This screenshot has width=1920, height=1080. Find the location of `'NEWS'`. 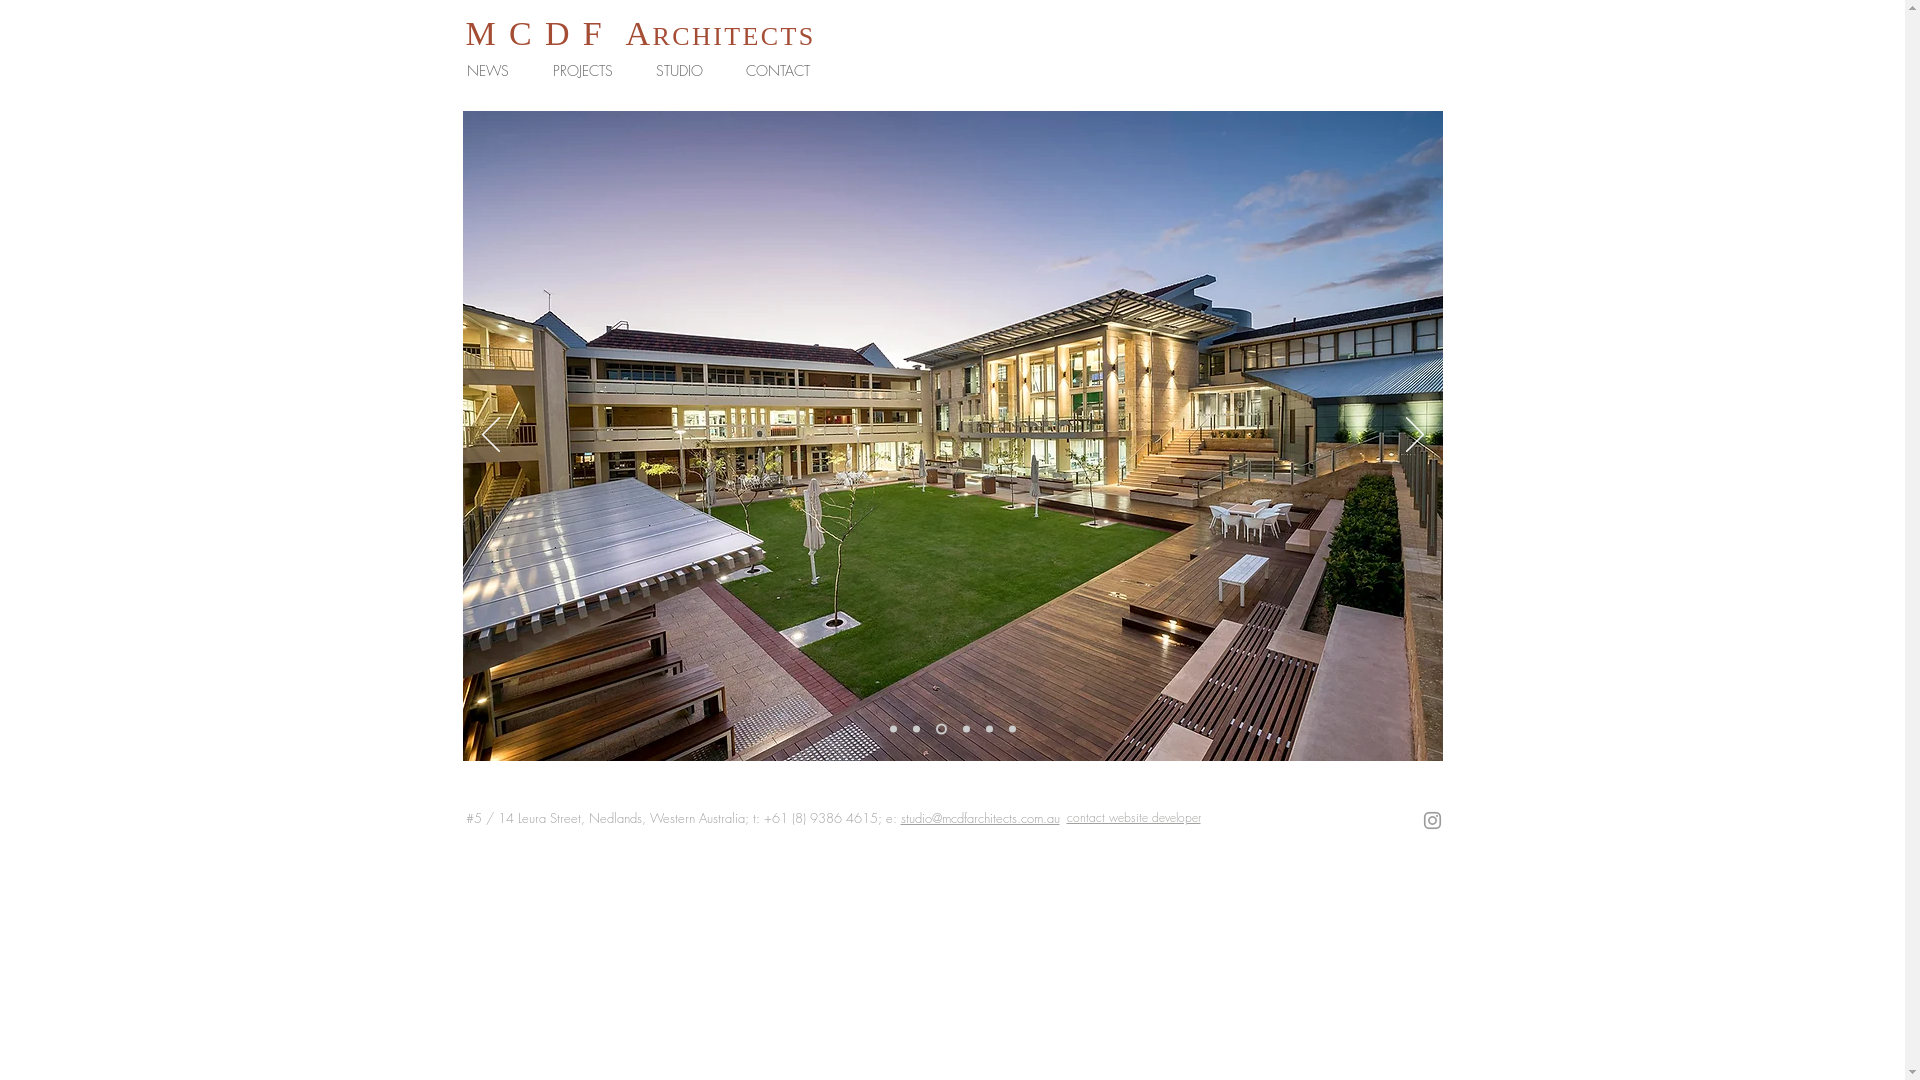

'NEWS' is located at coordinates (494, 69).